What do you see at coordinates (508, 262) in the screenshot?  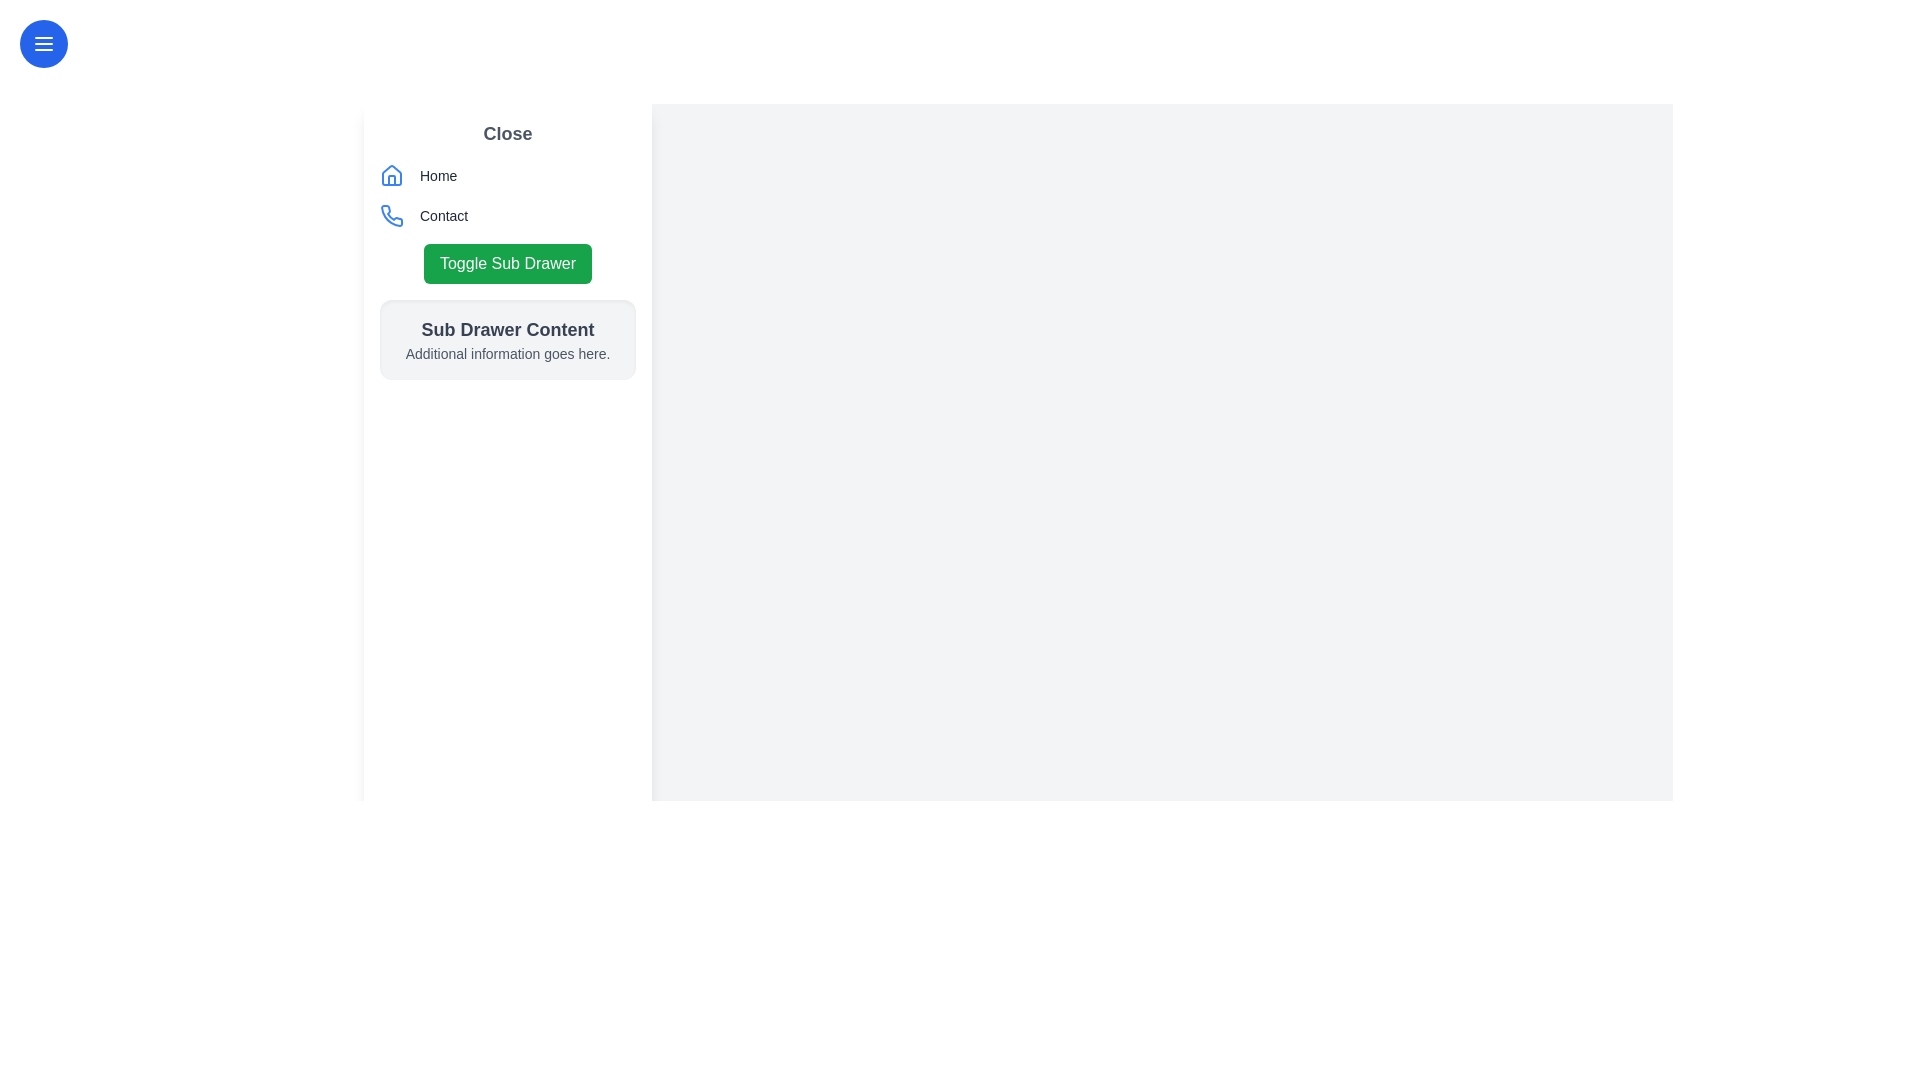 I see `the button located in the left sidebar beneath the 'Contact' button and above the 'Sub Drawer Content' section` at bounding box center [508, 262].